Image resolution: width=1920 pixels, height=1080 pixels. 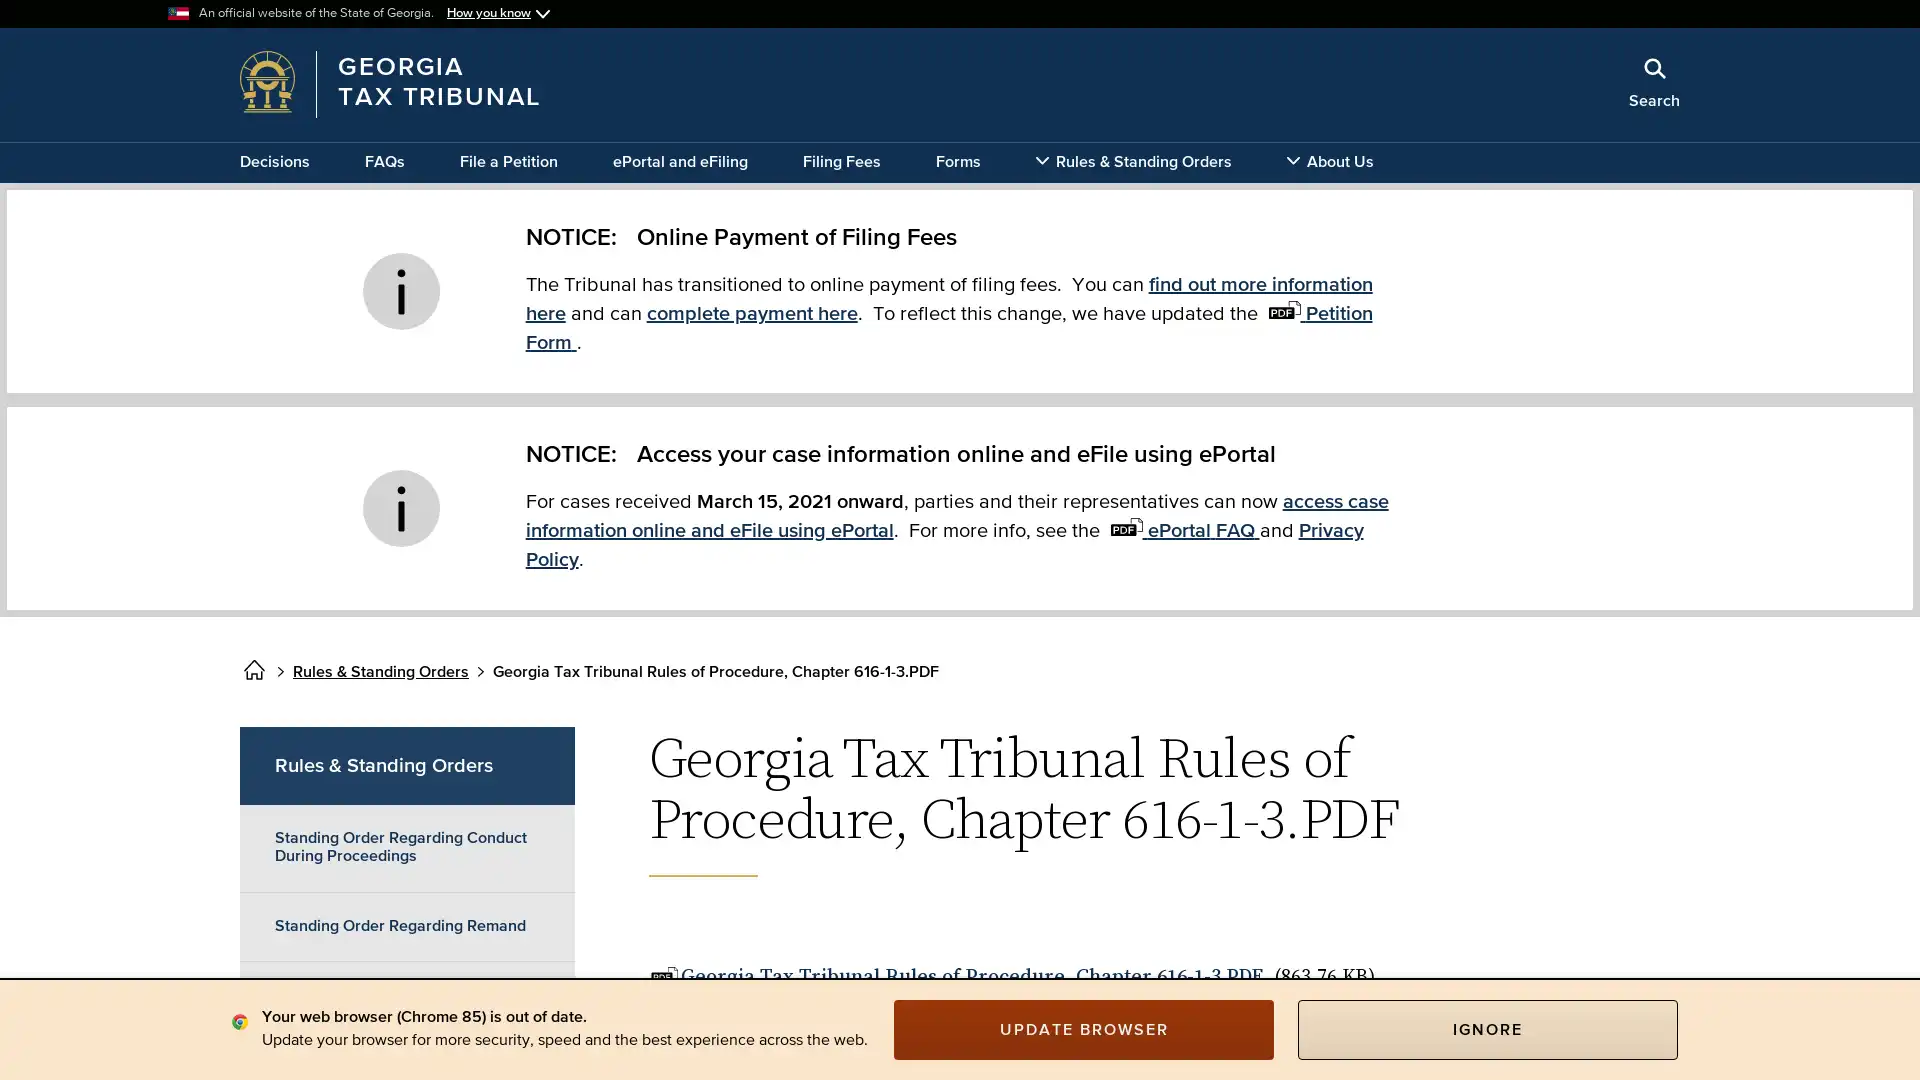 I want to click on Search, so click(x=1654, y=85).